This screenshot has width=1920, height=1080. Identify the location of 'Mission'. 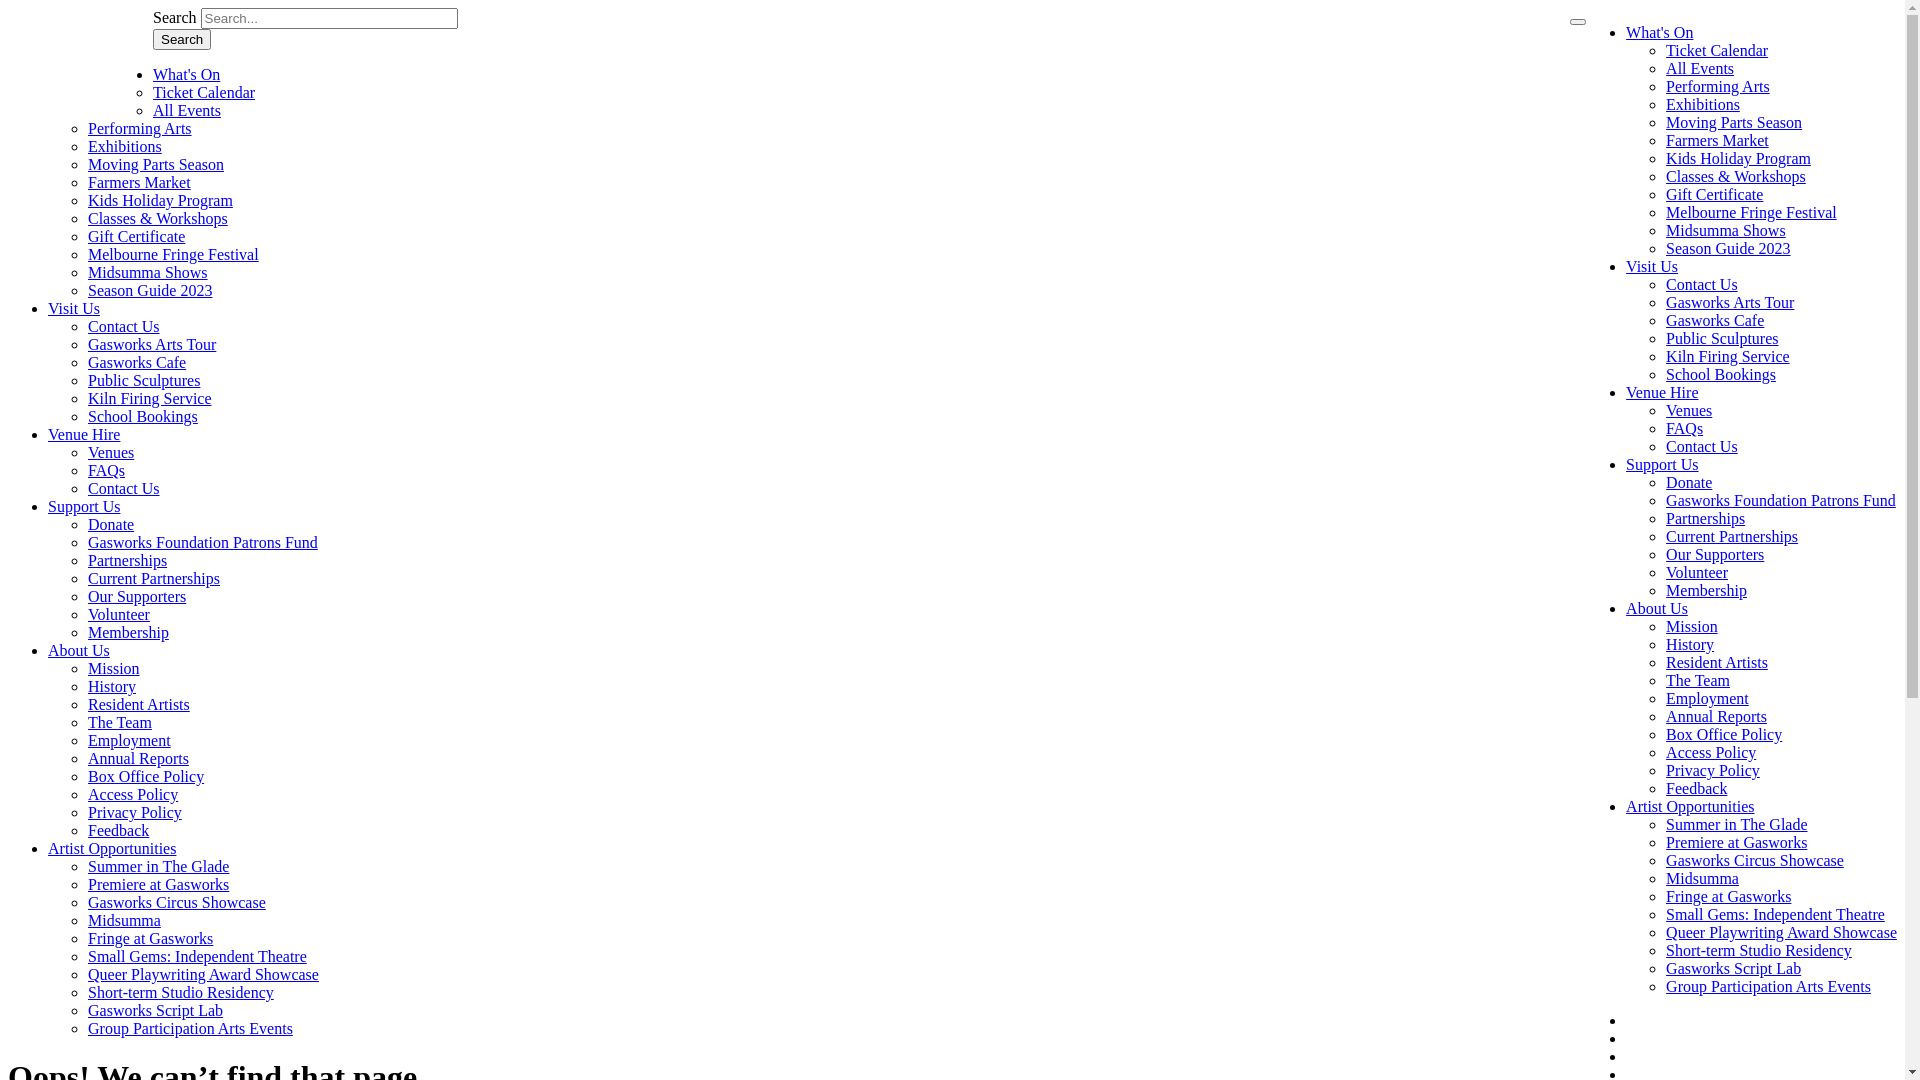
(1690, 625).